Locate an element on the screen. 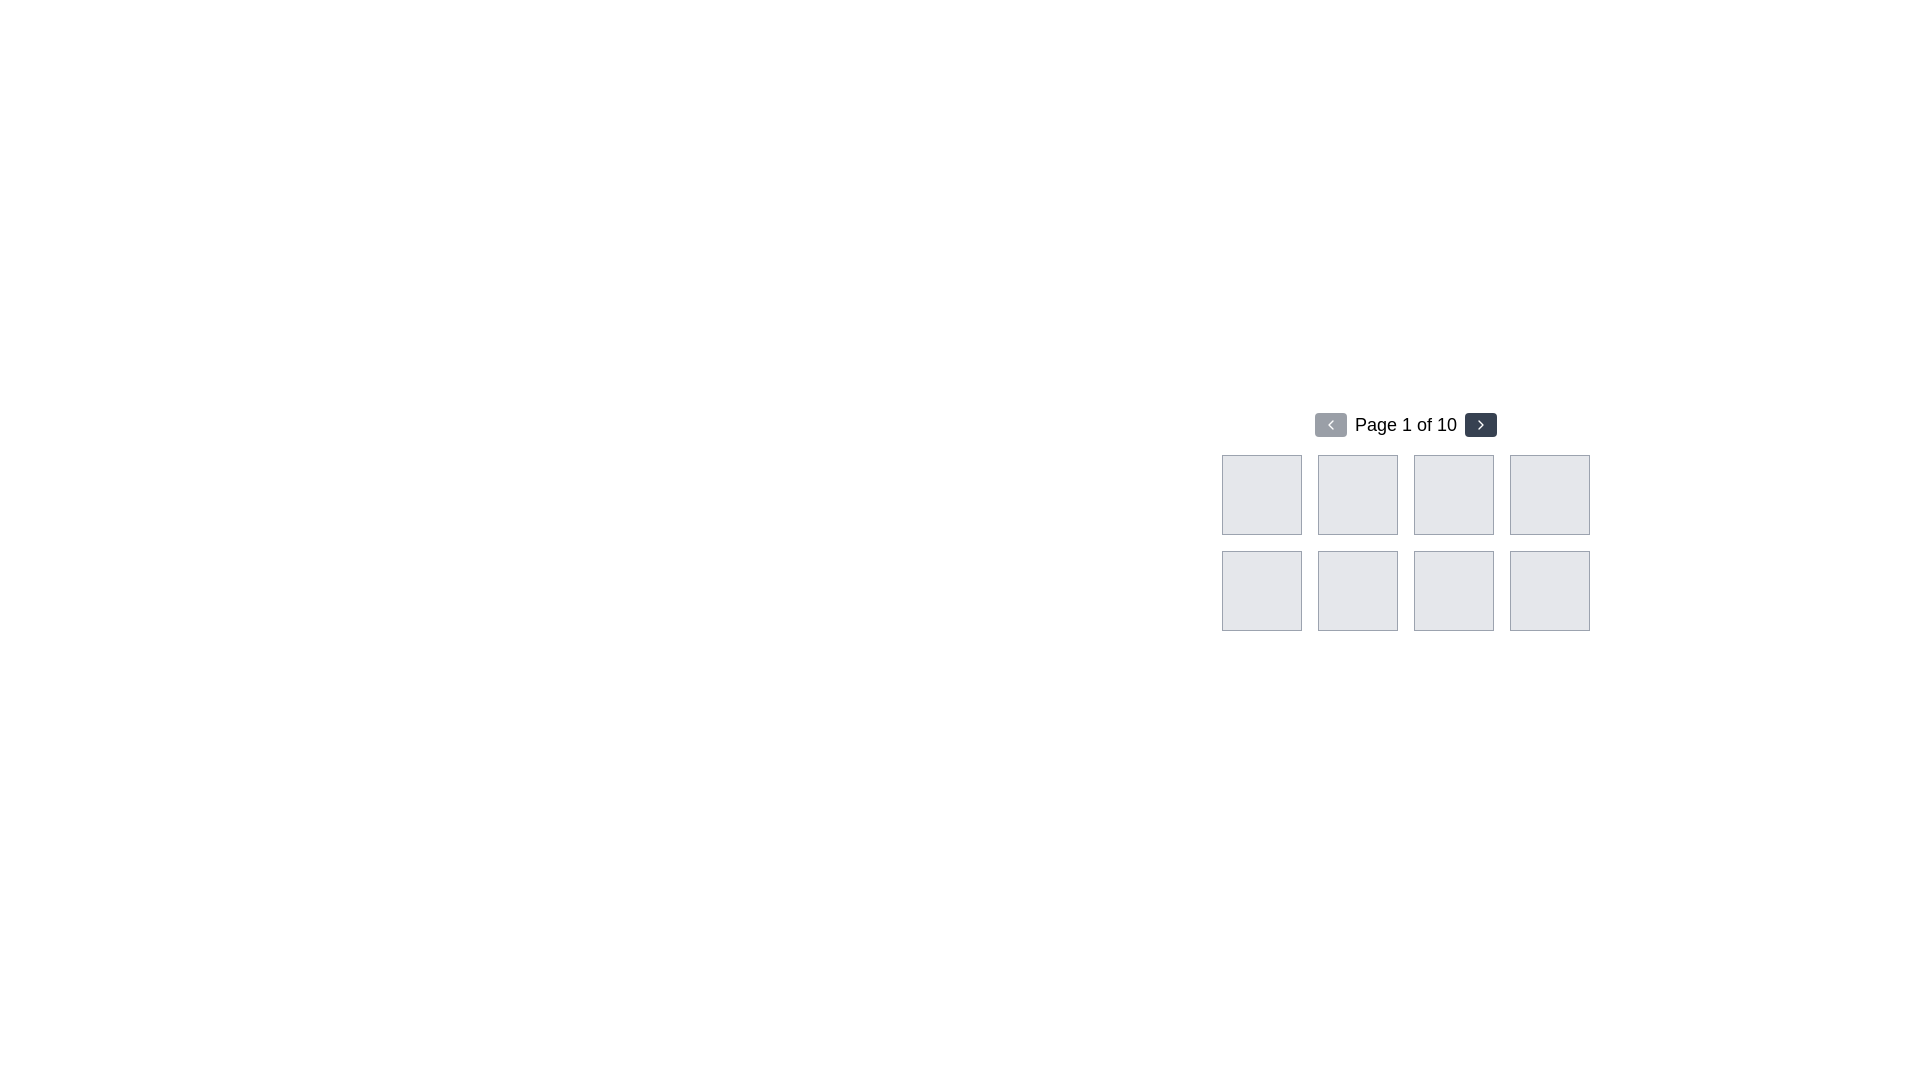  the decorative box located in the second row and second column of the grid layout, which serves as a placeholder and is the sixth element among its siblings is located at coordinates (1358, 589).